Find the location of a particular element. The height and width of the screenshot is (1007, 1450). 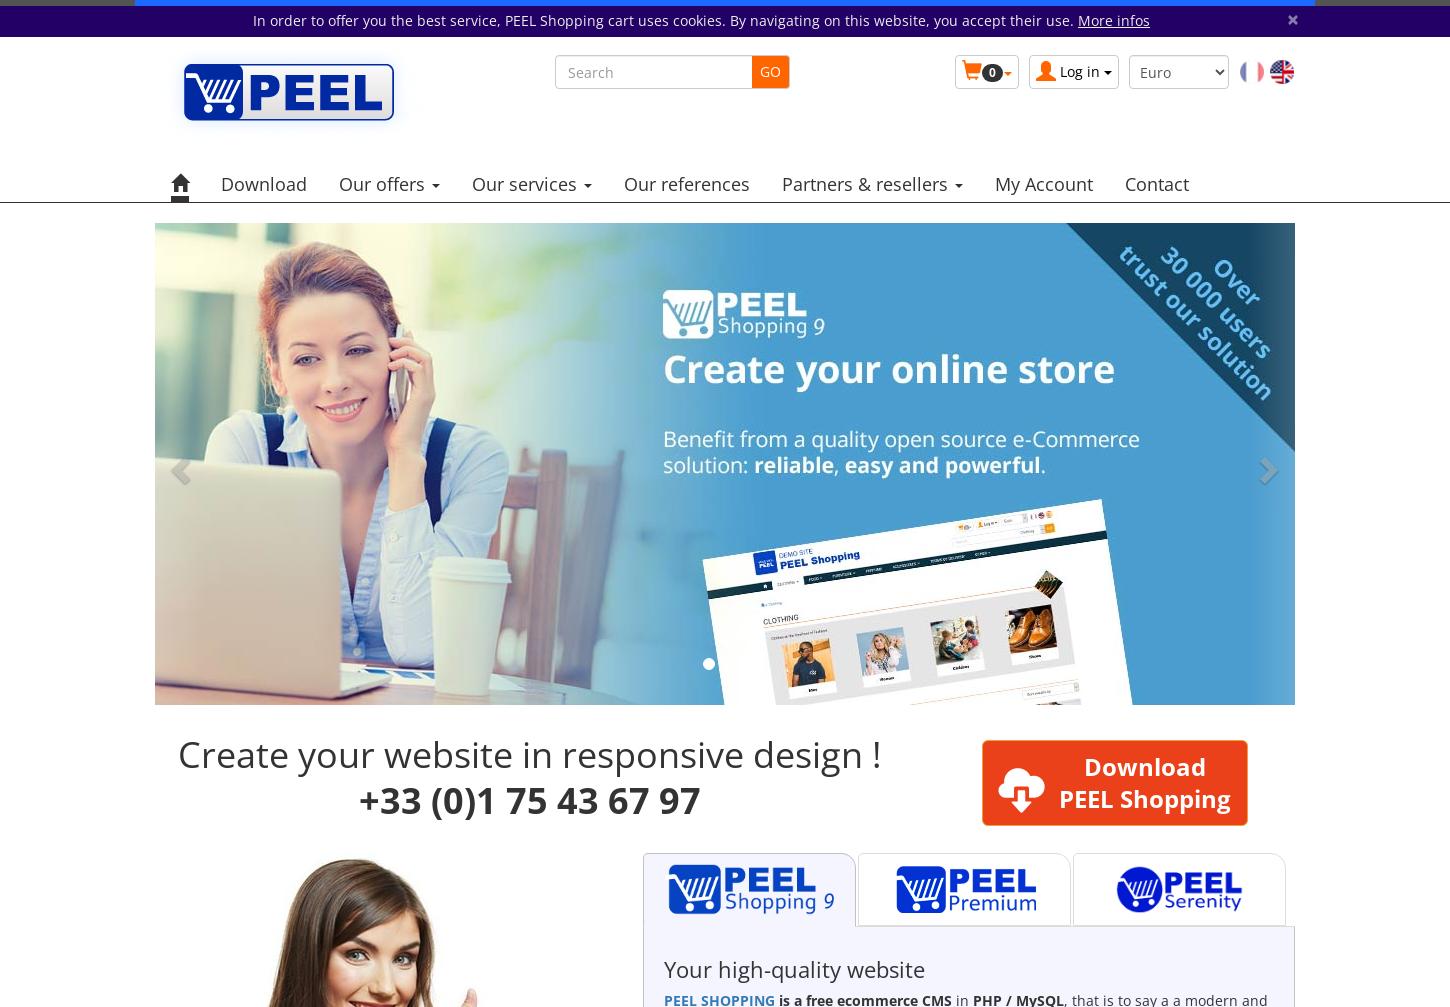

'Our references' is located at coordinates (686, 183).